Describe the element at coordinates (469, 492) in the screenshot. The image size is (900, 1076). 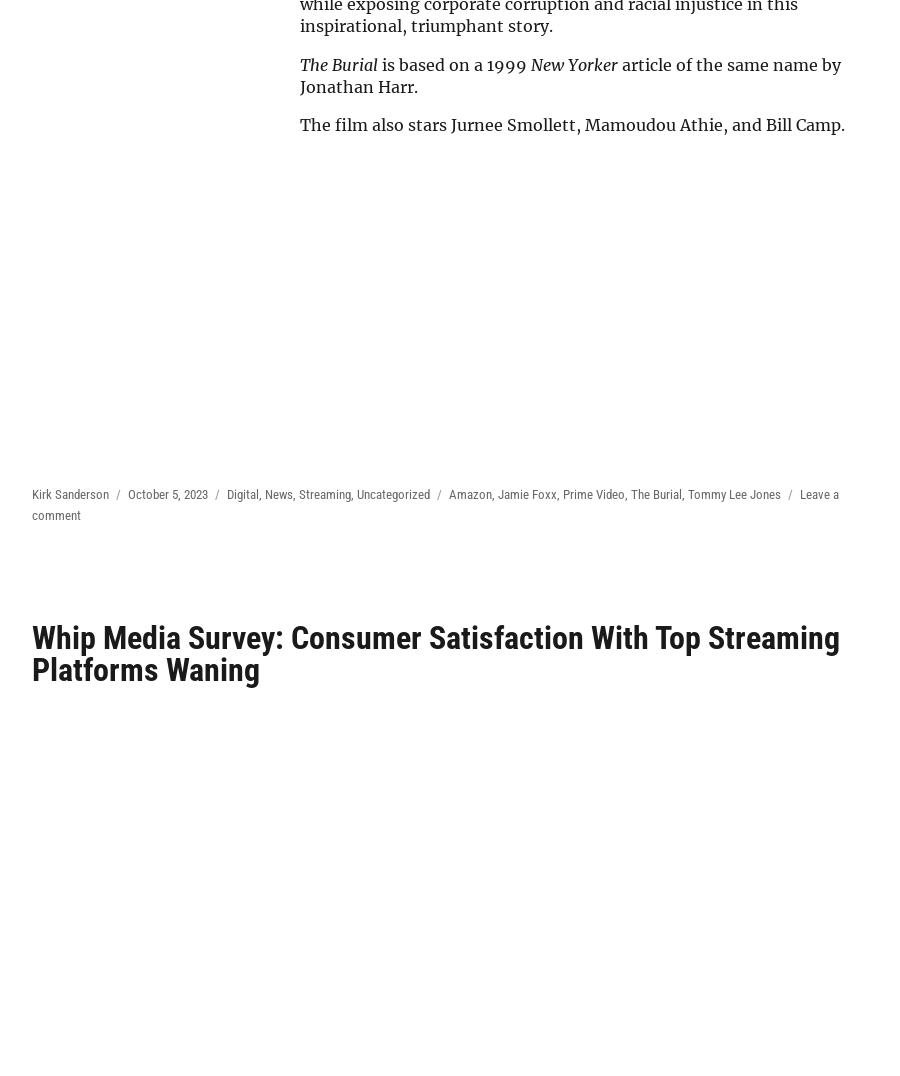
I see `'Amazon'` at that location.